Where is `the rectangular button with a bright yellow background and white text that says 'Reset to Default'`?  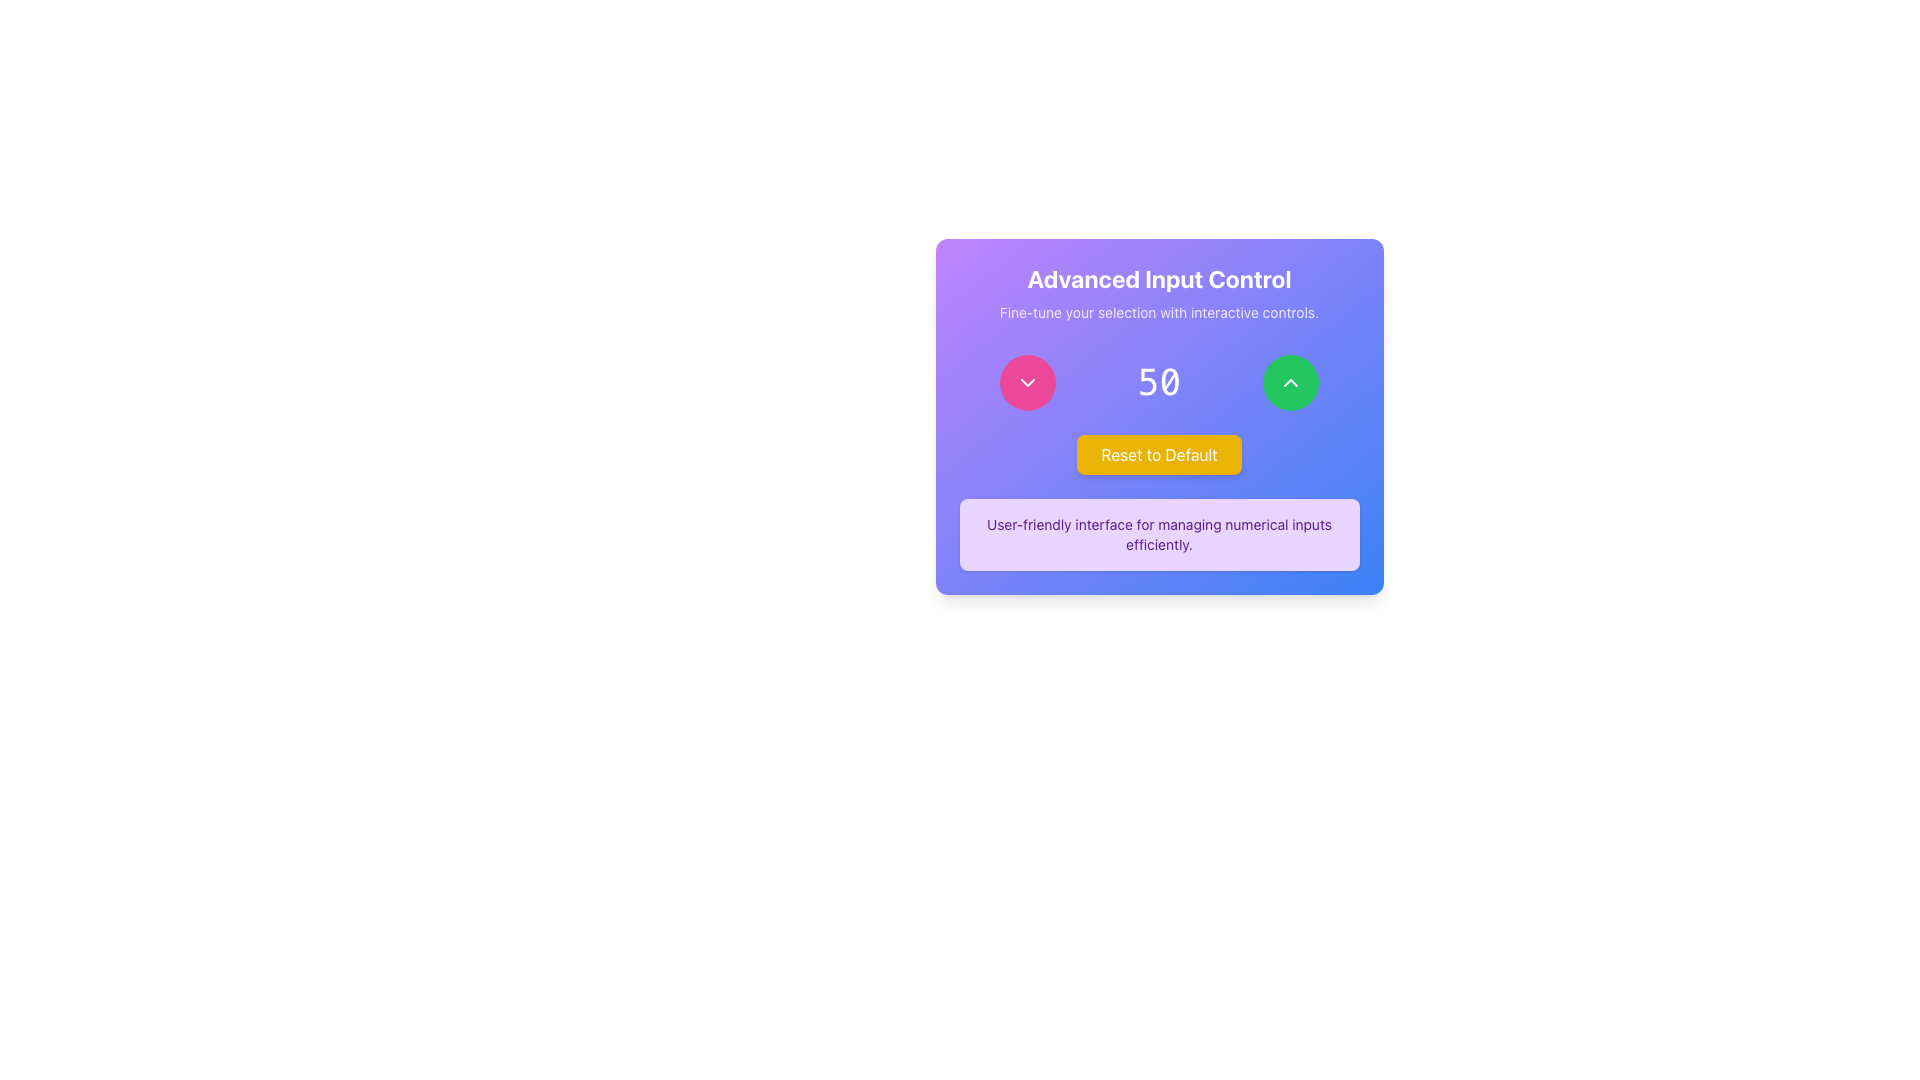
the rectangular button with a bright yellow background and white text that says 'Reset to Default' is located at coordinates (1159, 455).